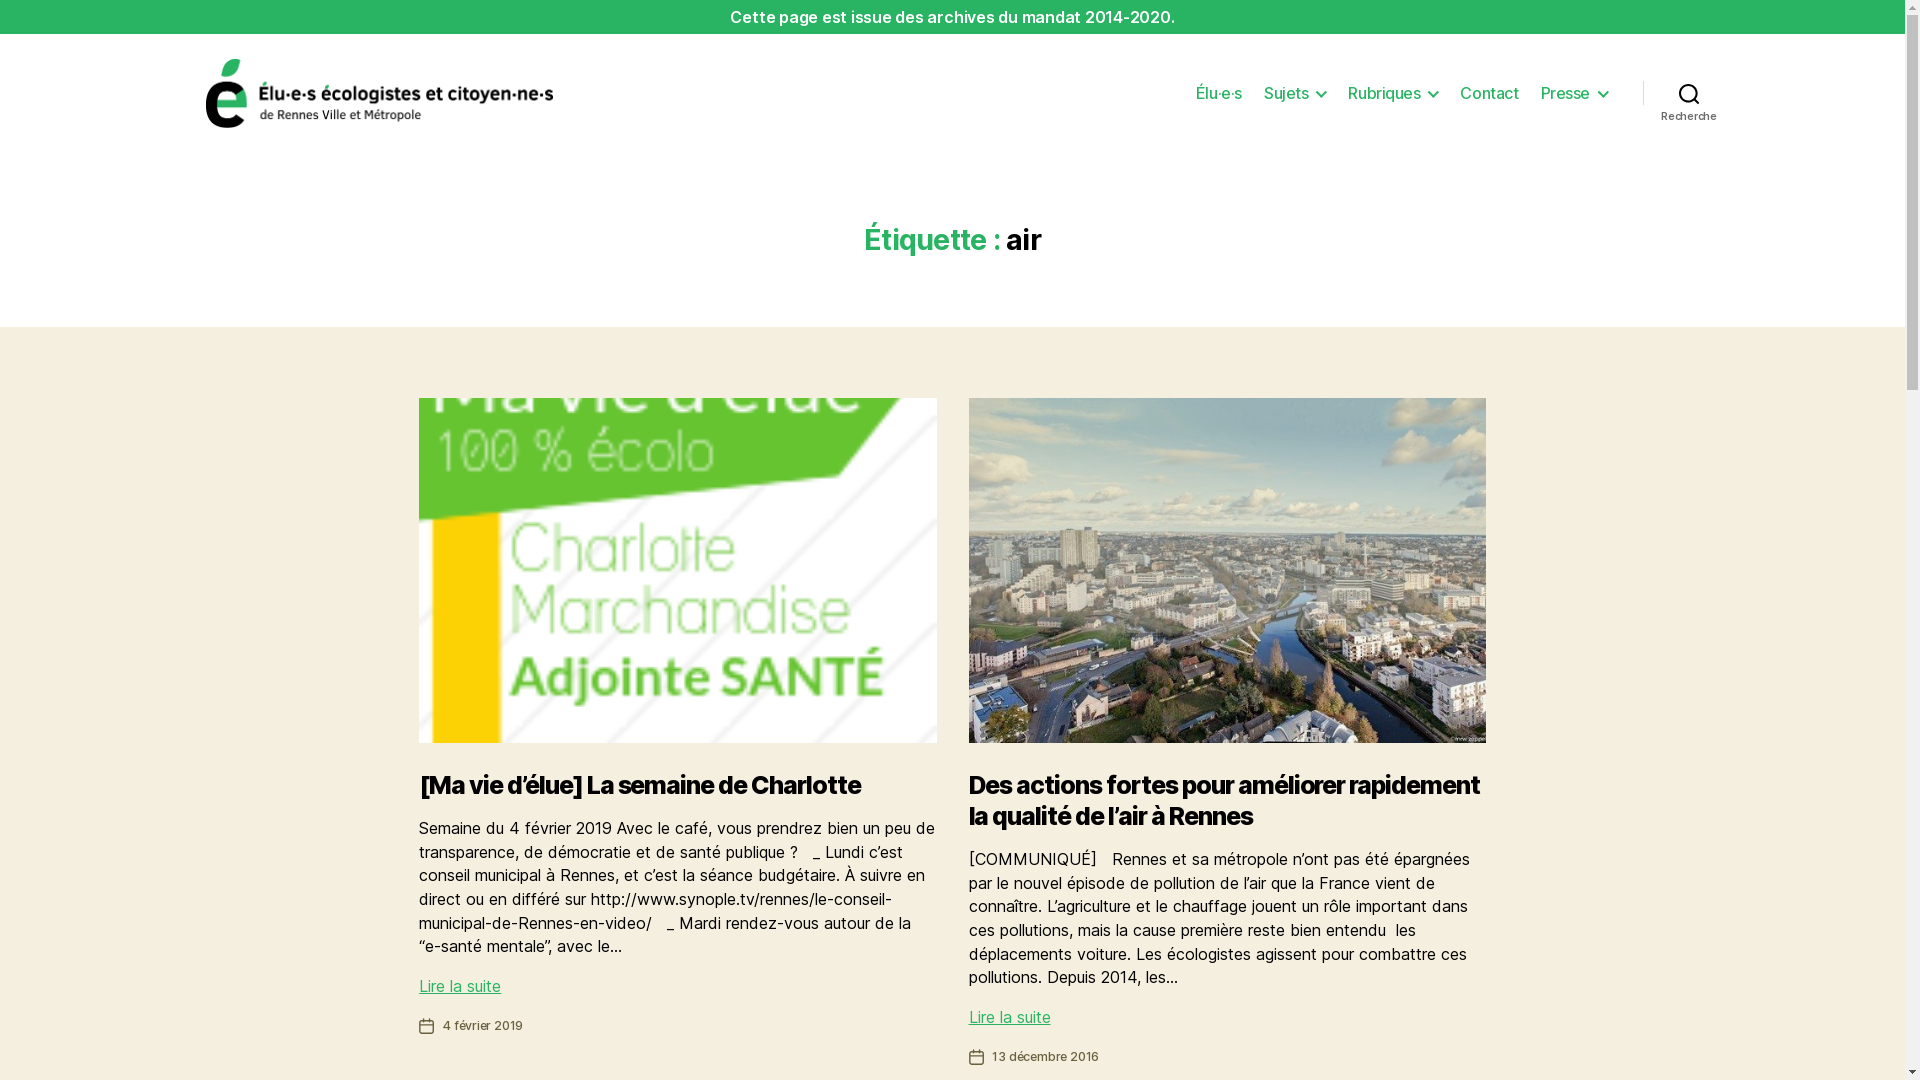  What do you see at coordinates (1573, 93) in the screenshot?
I see `'Presse'` at bounding box center [1573, 93].